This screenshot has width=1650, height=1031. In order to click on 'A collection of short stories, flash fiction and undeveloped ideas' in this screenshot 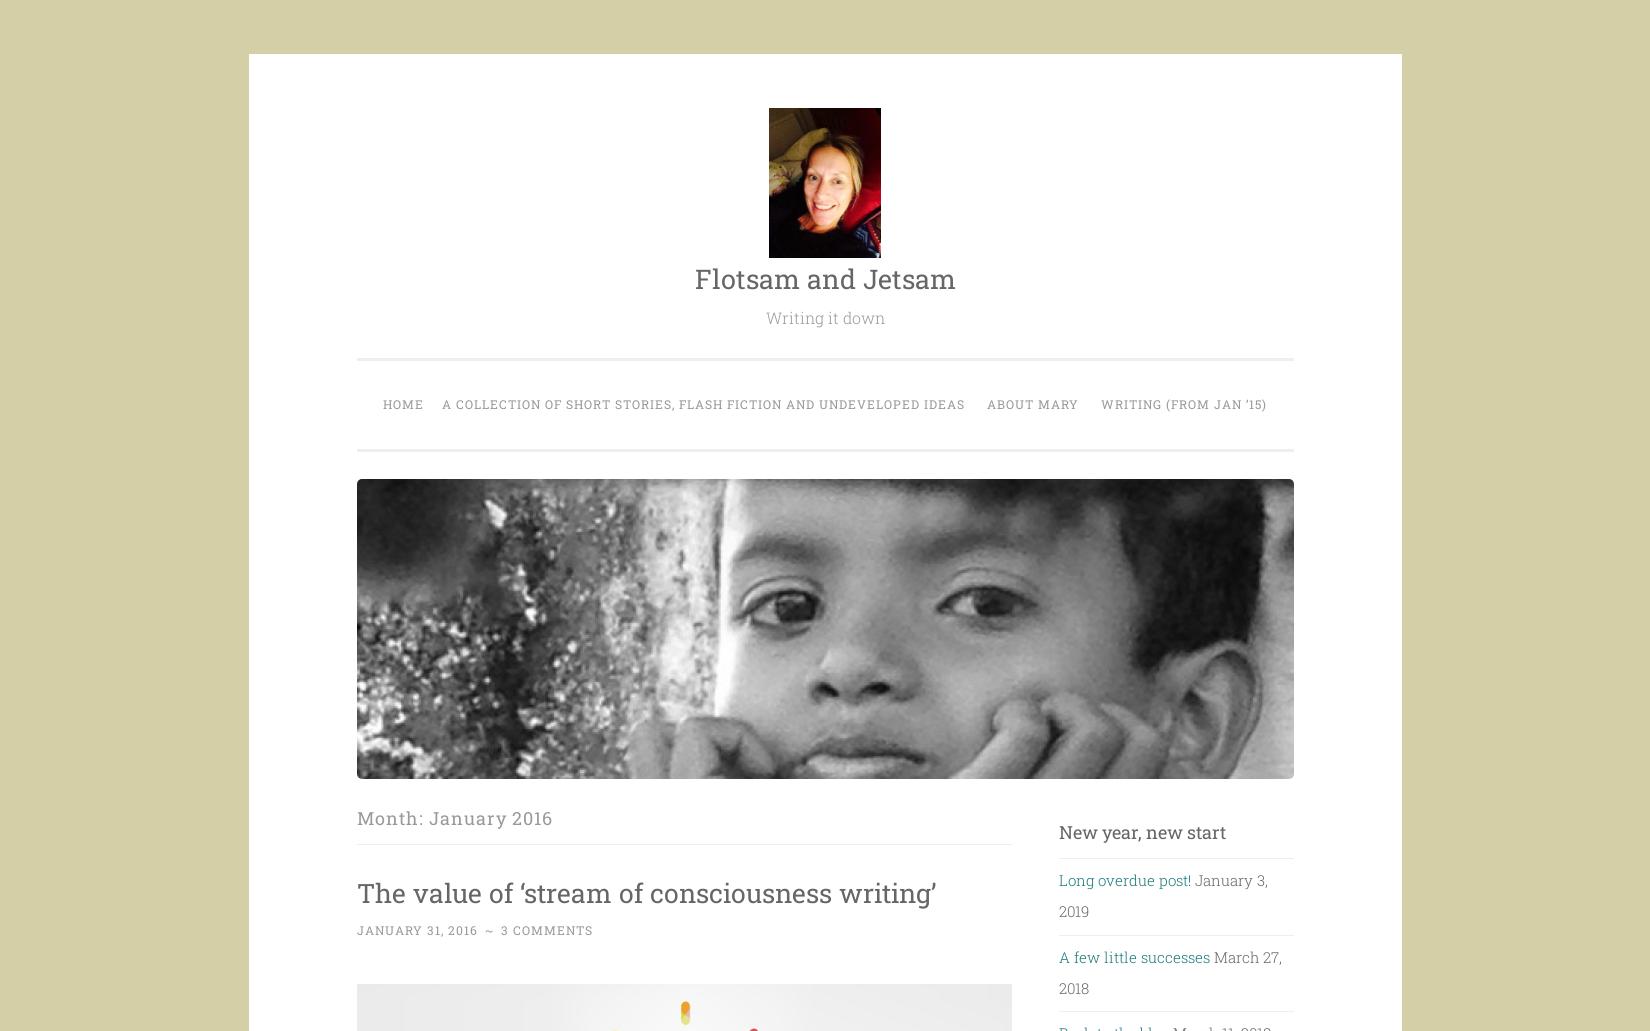, I will do `click(702, 403)`.